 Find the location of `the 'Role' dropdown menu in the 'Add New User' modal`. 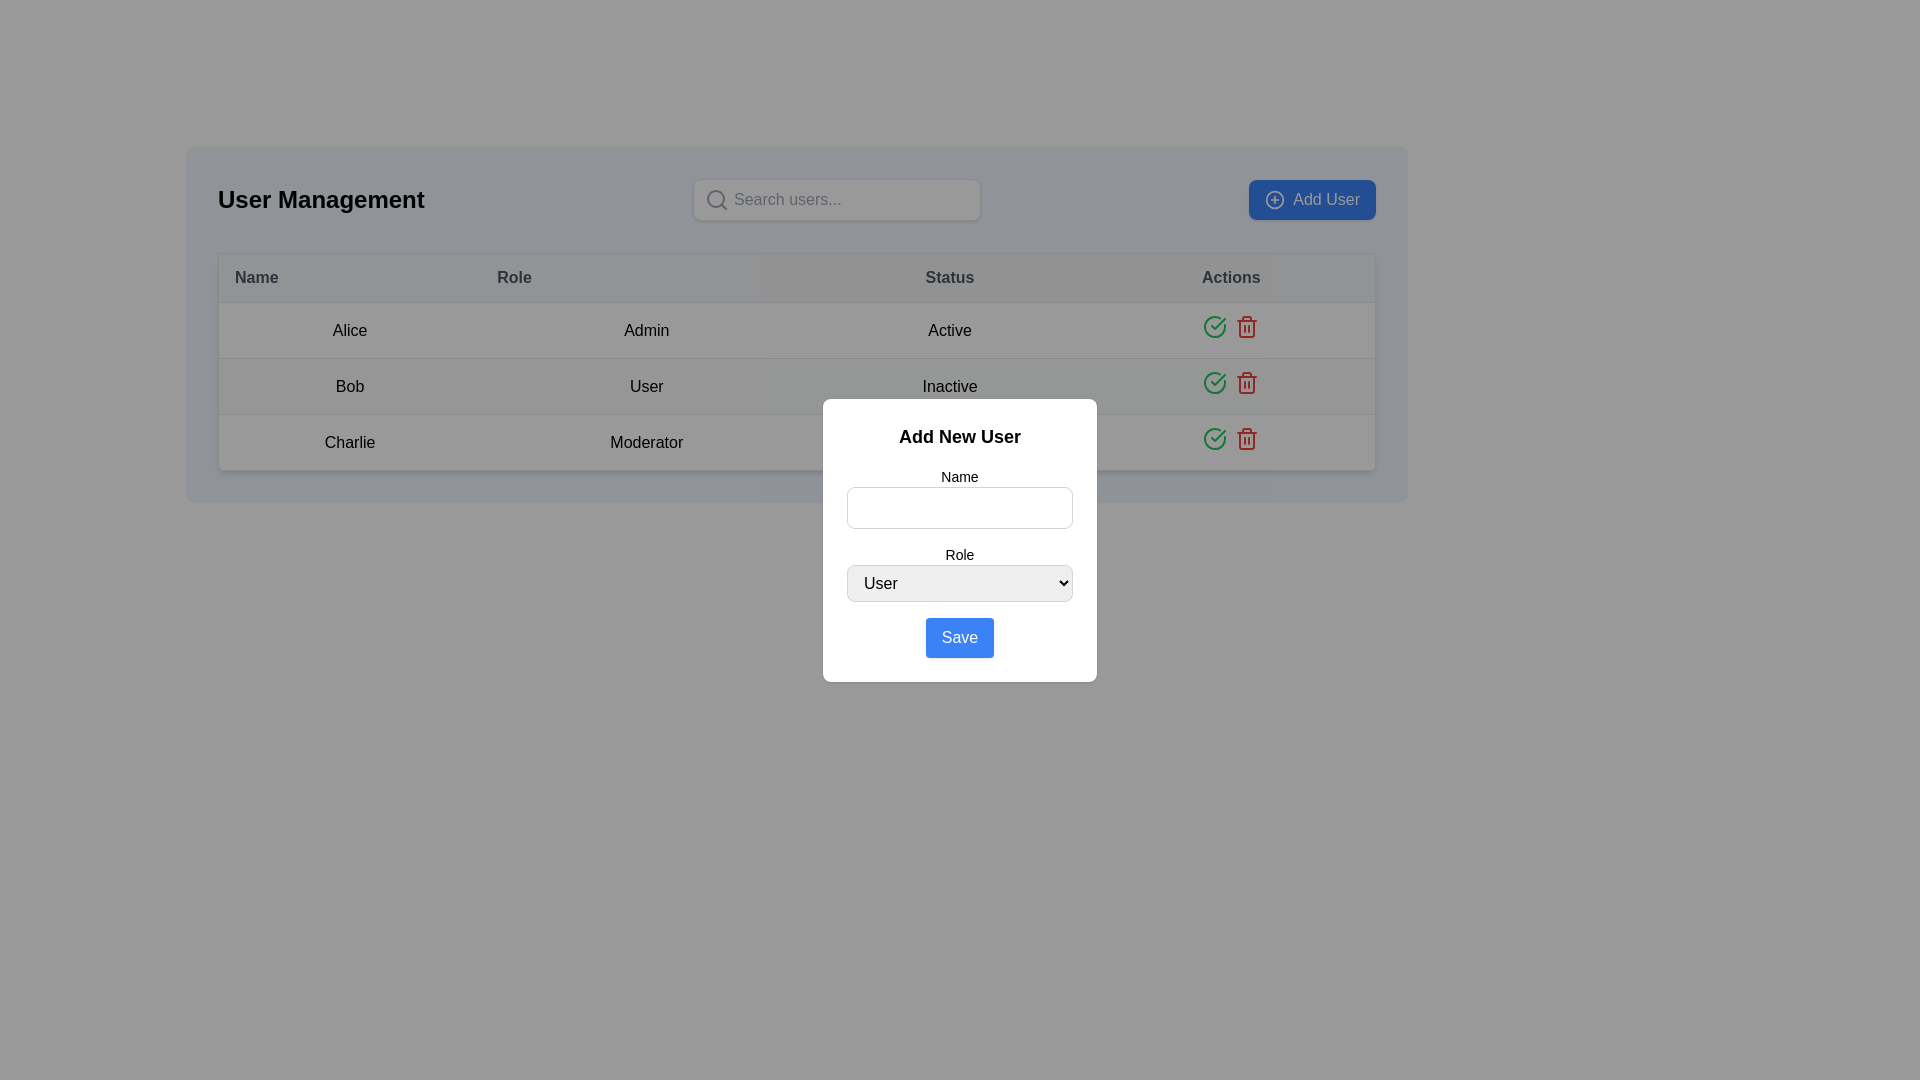

the 'Role' dropdown menu in the 'Add New User' modal is located at coordinates (960, 573).